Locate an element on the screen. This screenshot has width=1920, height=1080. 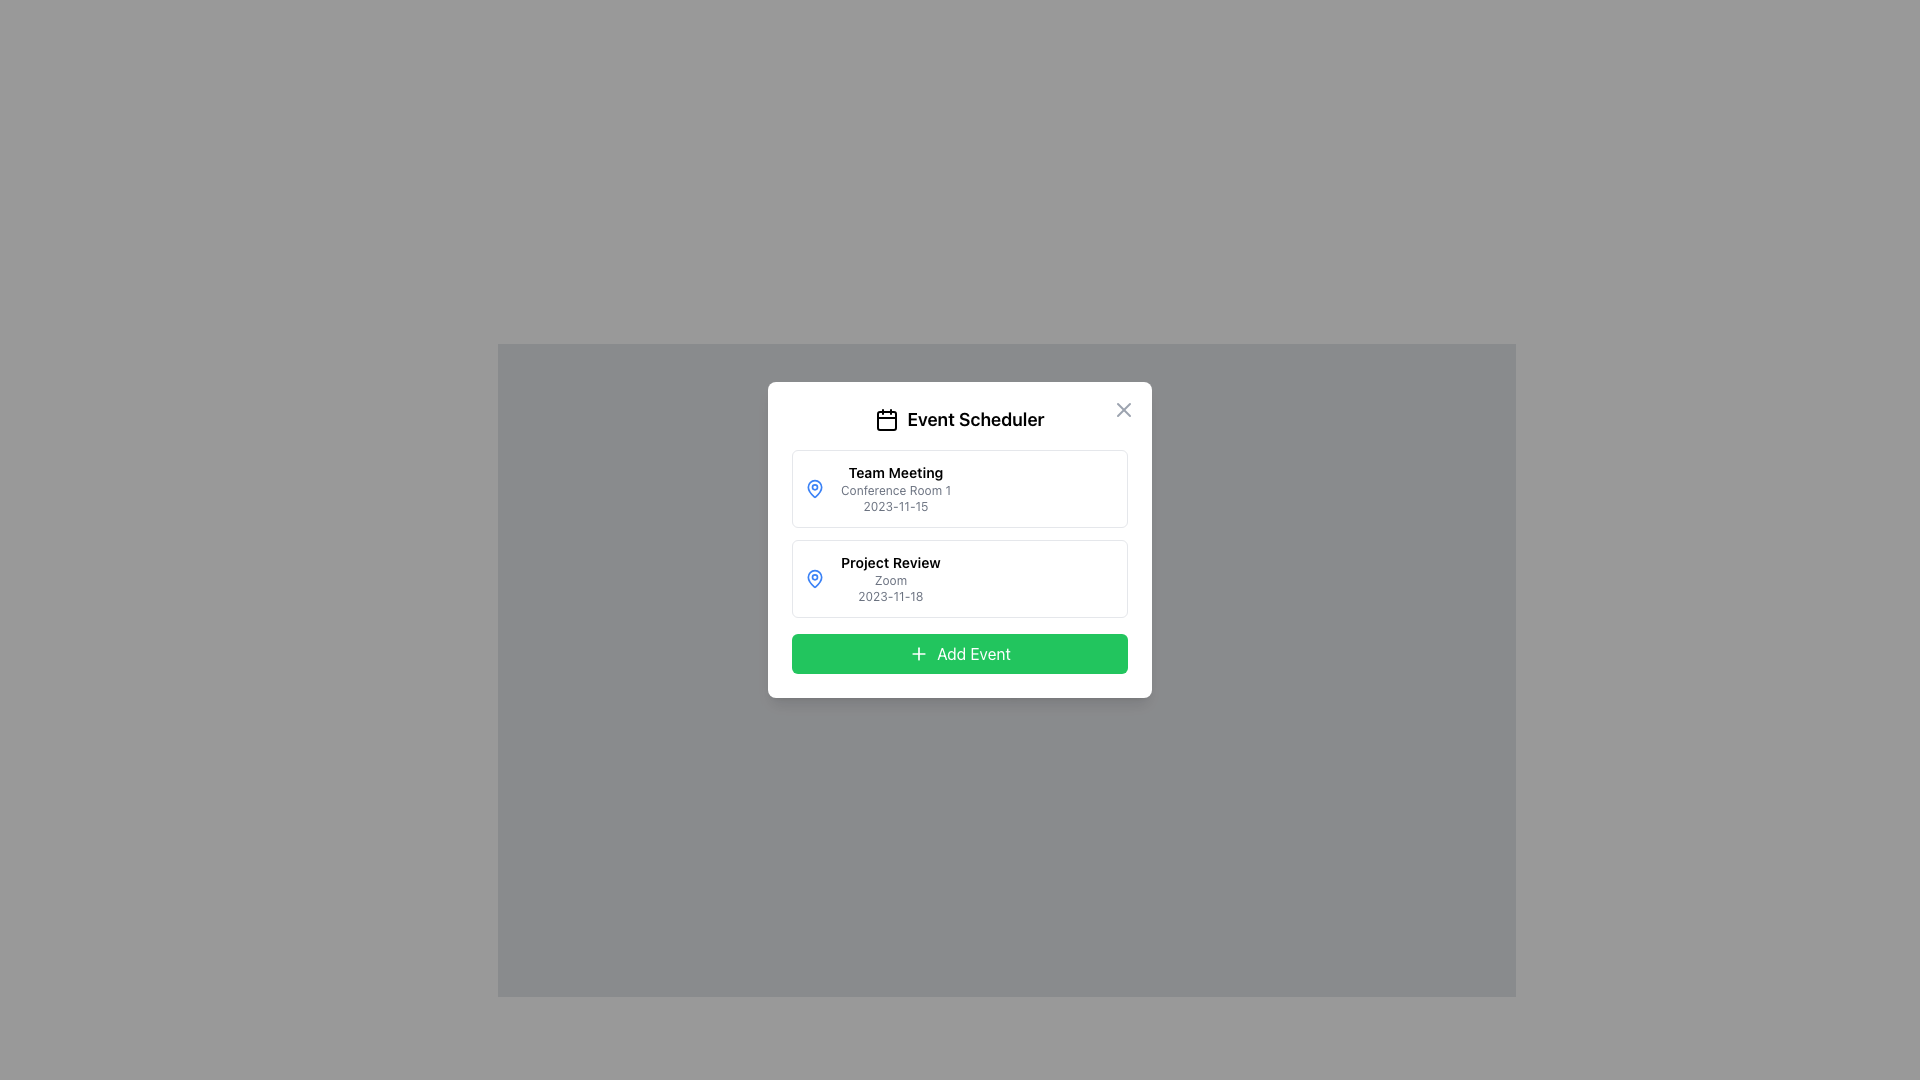
the 'Add Event' button at the bottom of the event scheduler interface is located at coordinates (960, 654).